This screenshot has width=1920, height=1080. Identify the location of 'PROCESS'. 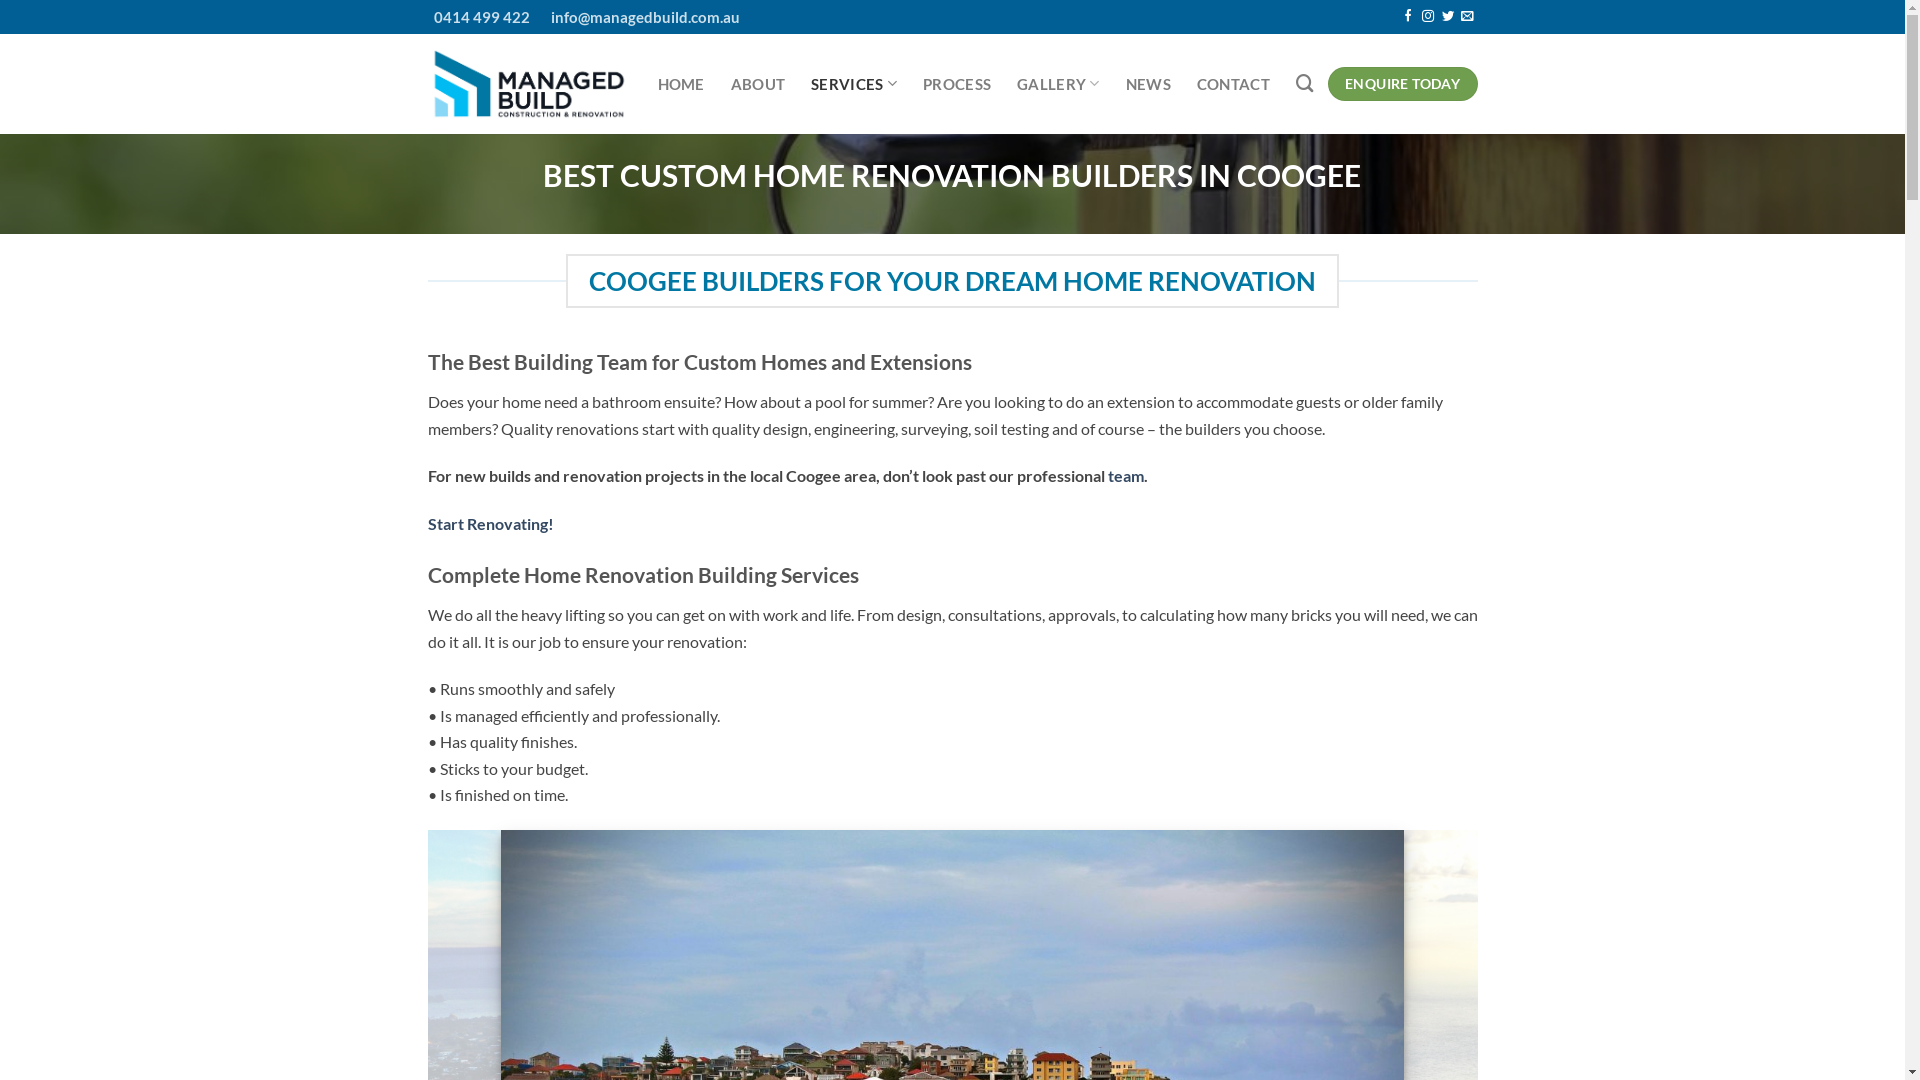
(955, 83).